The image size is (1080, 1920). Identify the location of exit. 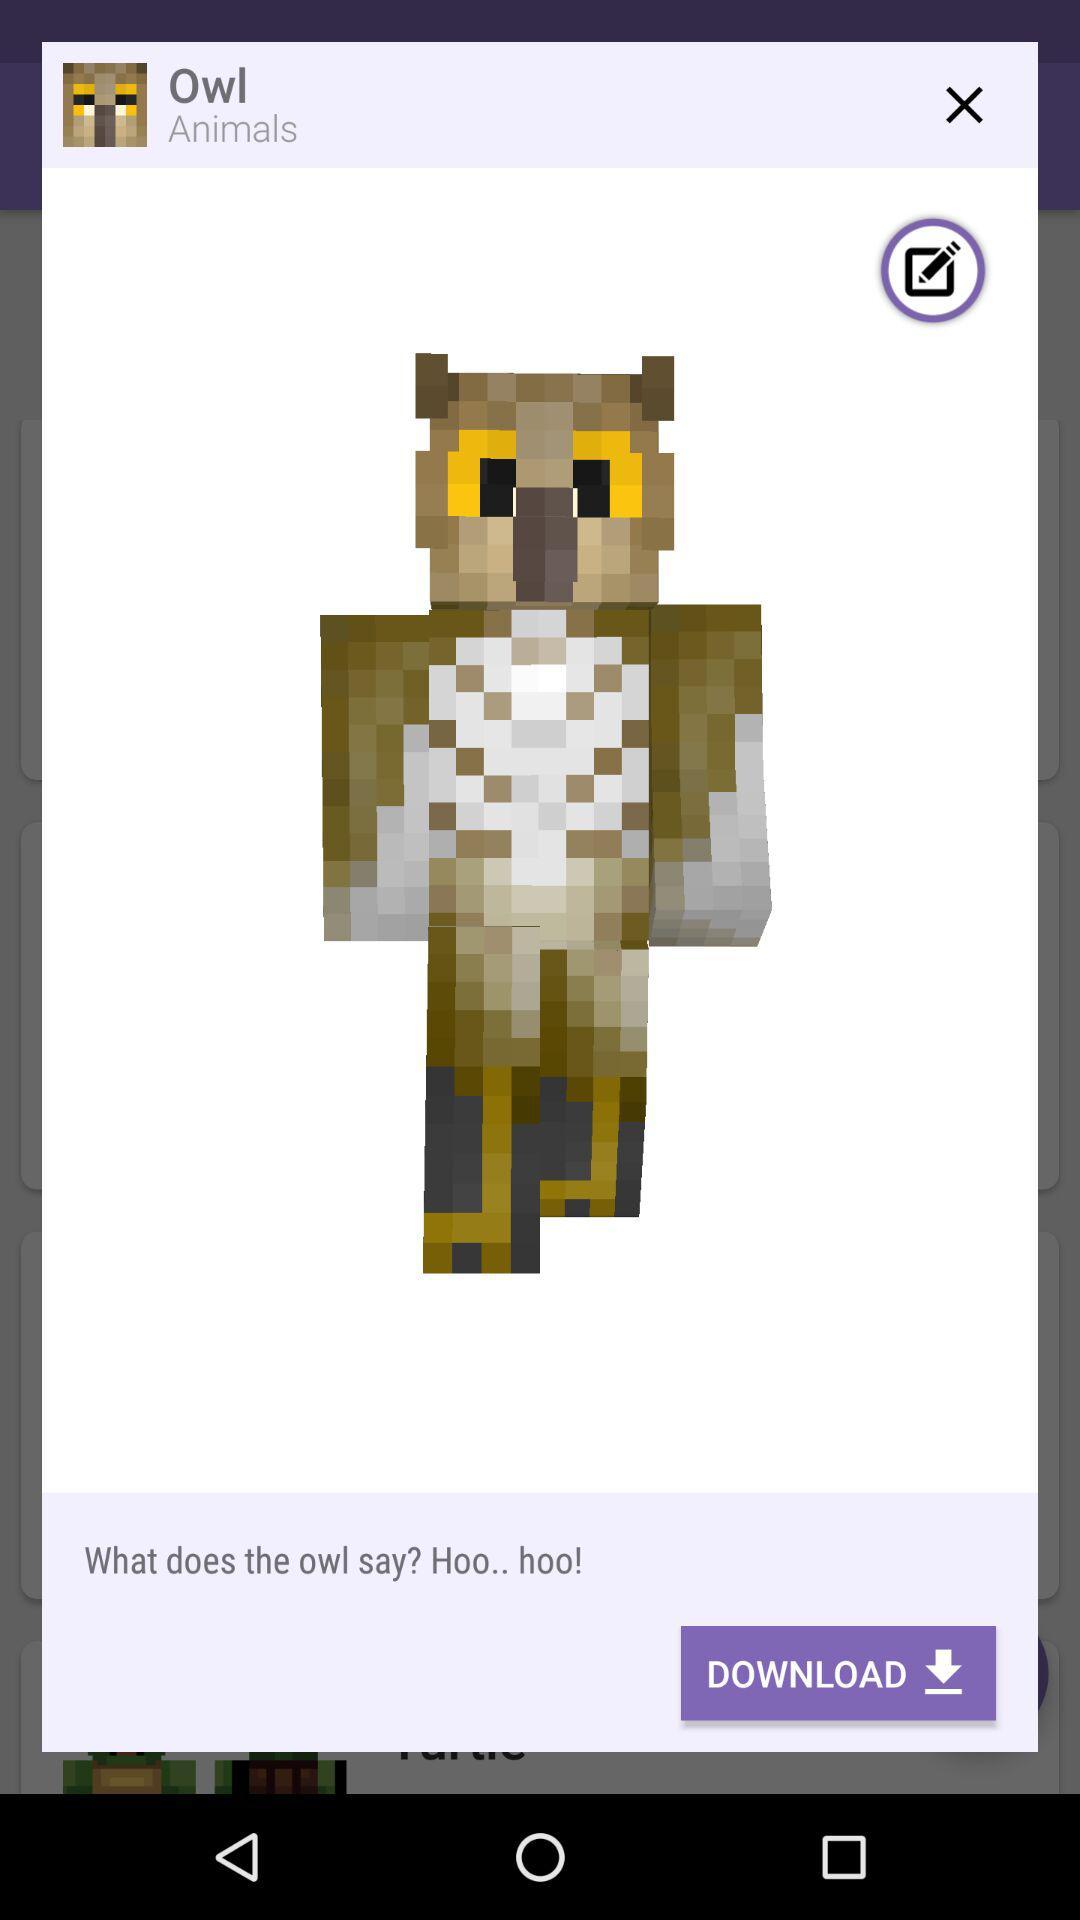
(963, 104).